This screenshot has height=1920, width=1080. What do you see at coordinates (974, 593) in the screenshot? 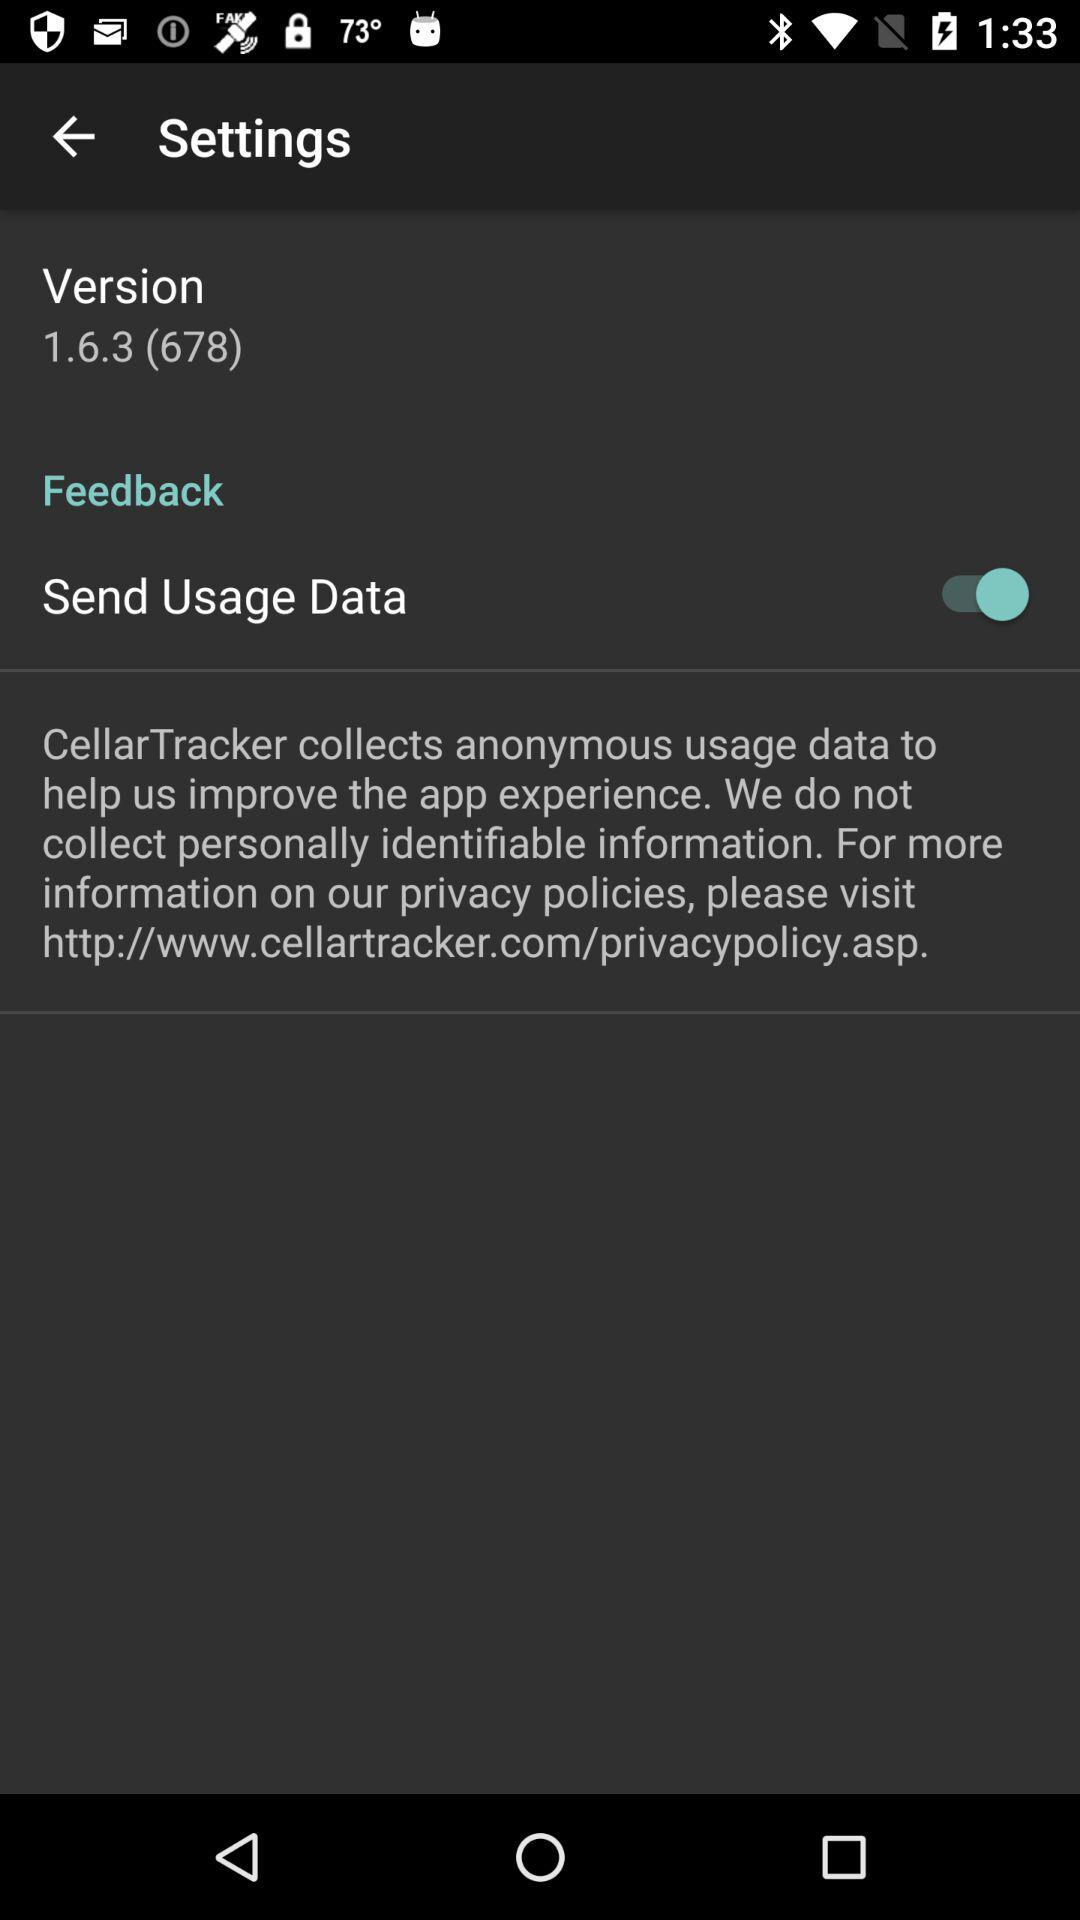
I see `the icon above cellartracker collects anonymous item` at bounding box center [974, 593].